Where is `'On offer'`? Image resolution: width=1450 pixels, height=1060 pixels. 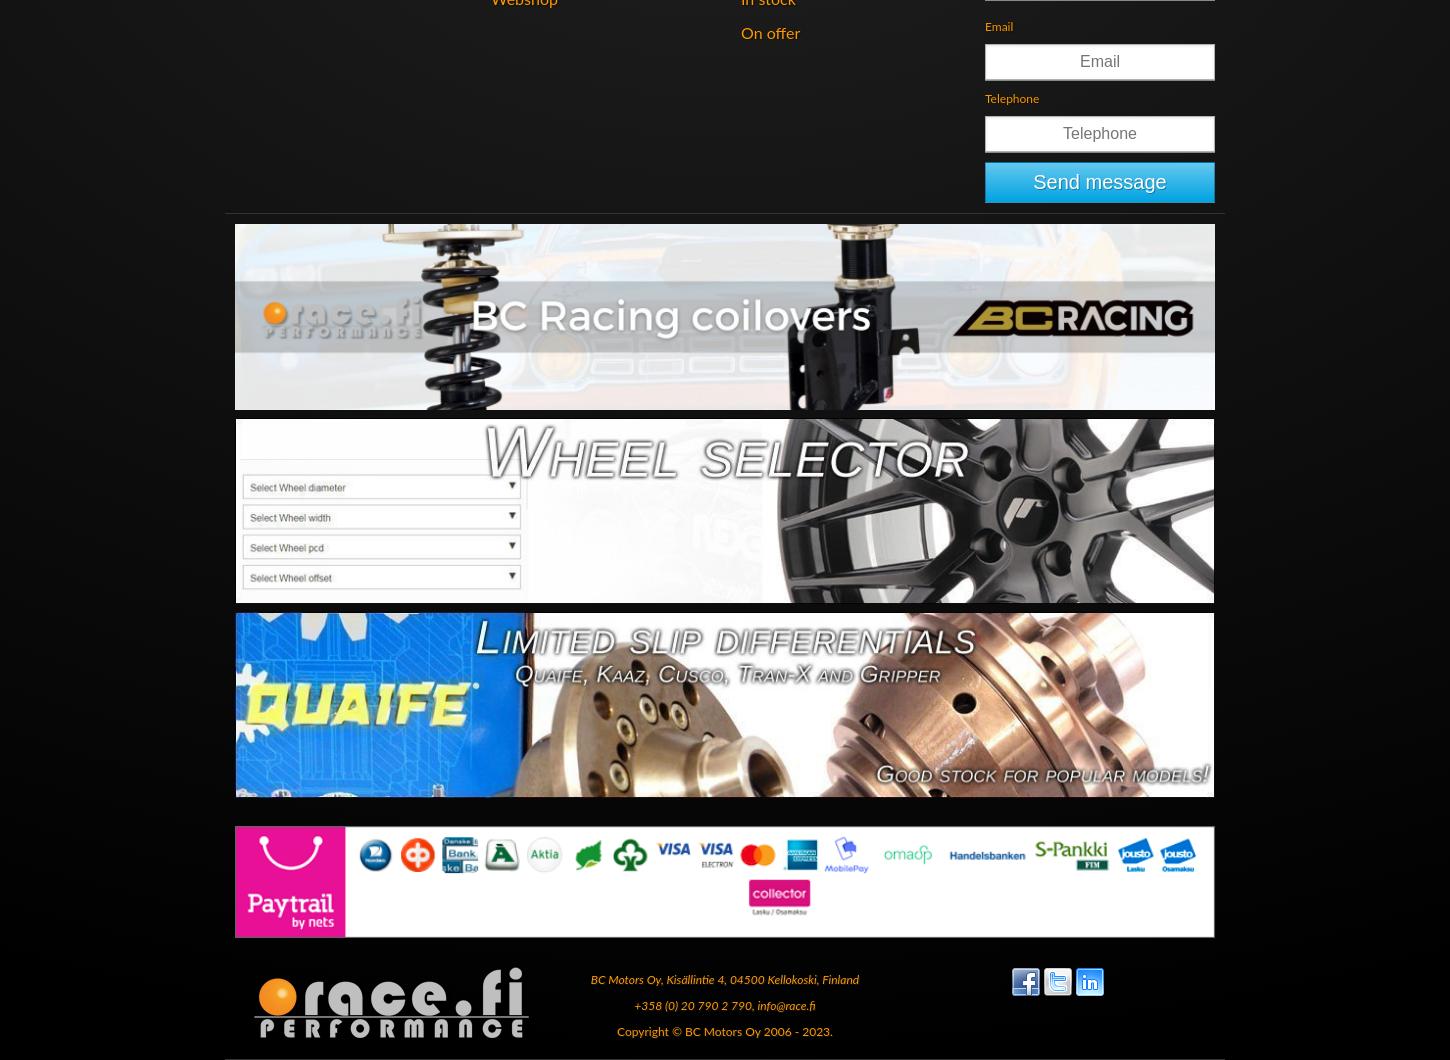
'On offer' is located at coordinates (770, 34).